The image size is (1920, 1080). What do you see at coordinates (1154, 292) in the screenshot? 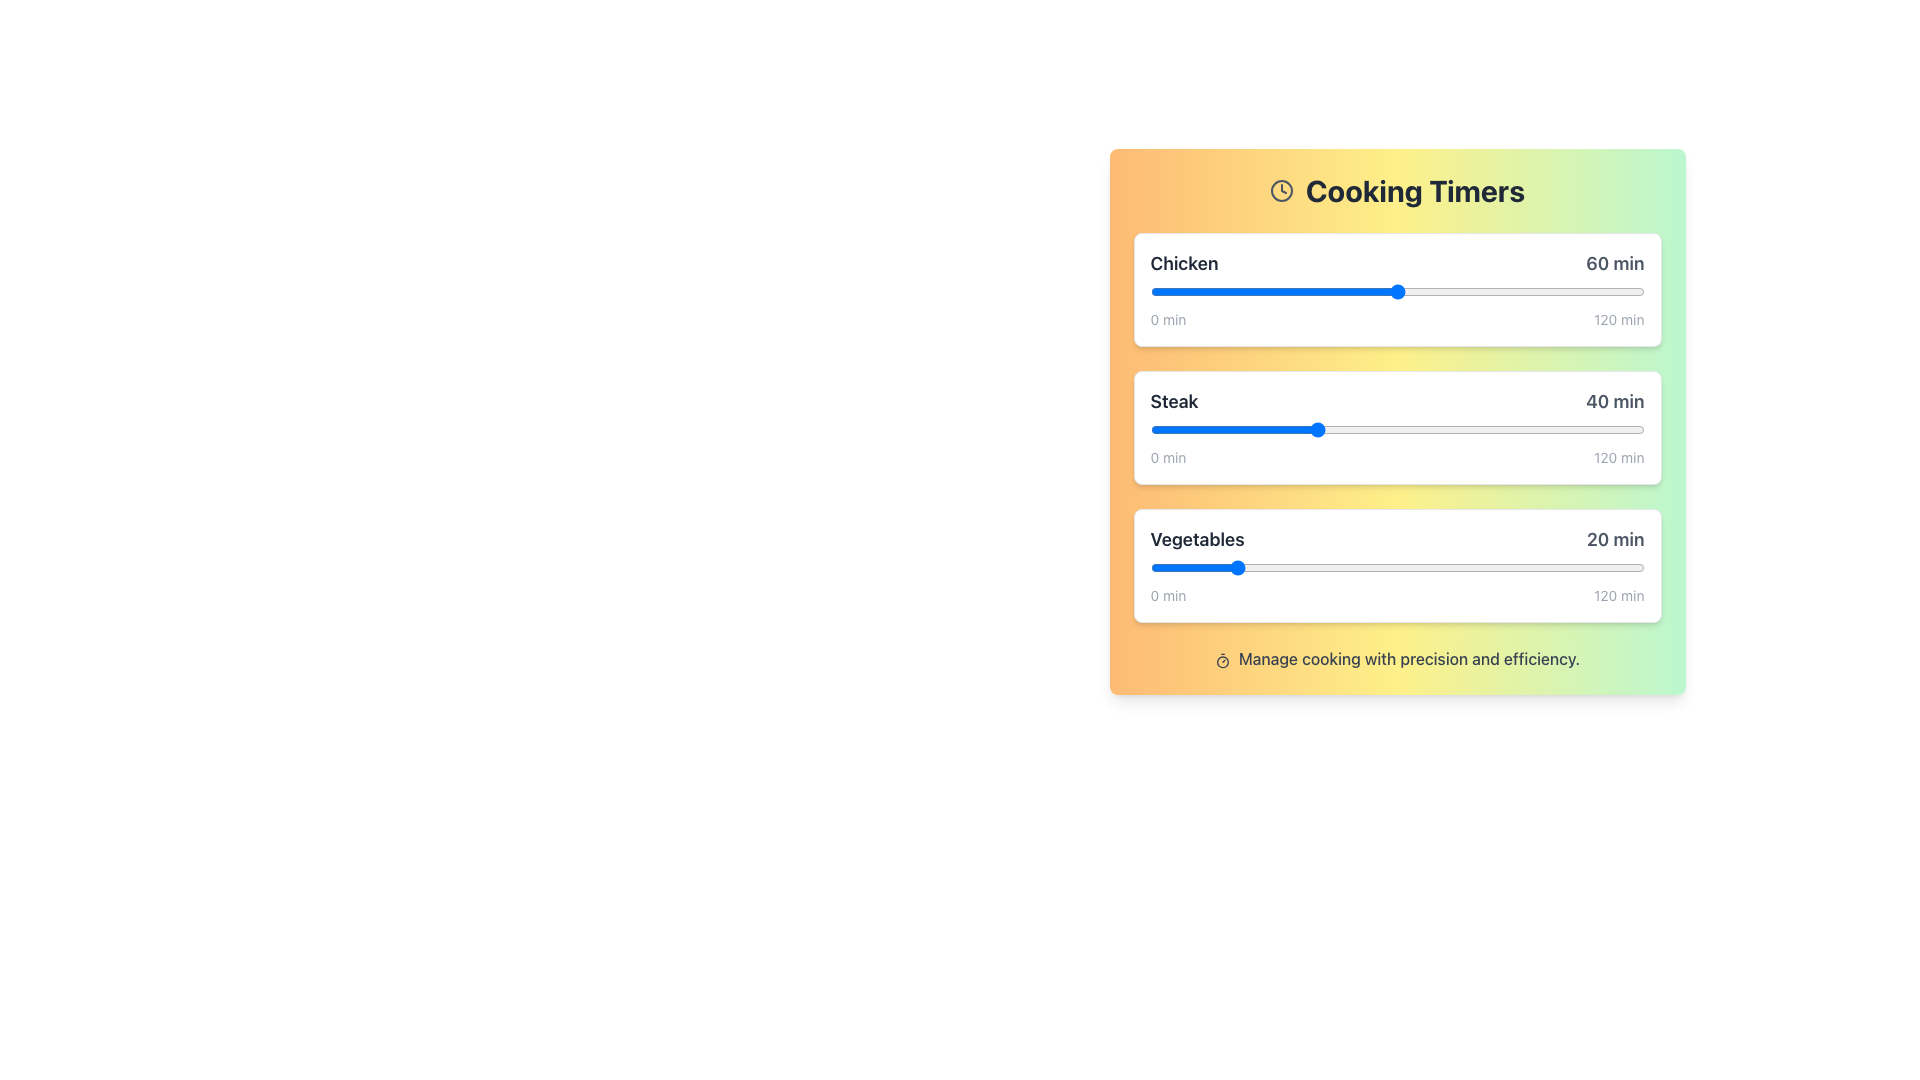
I see `the cooking timer value` at bounding box center [1154, 292].